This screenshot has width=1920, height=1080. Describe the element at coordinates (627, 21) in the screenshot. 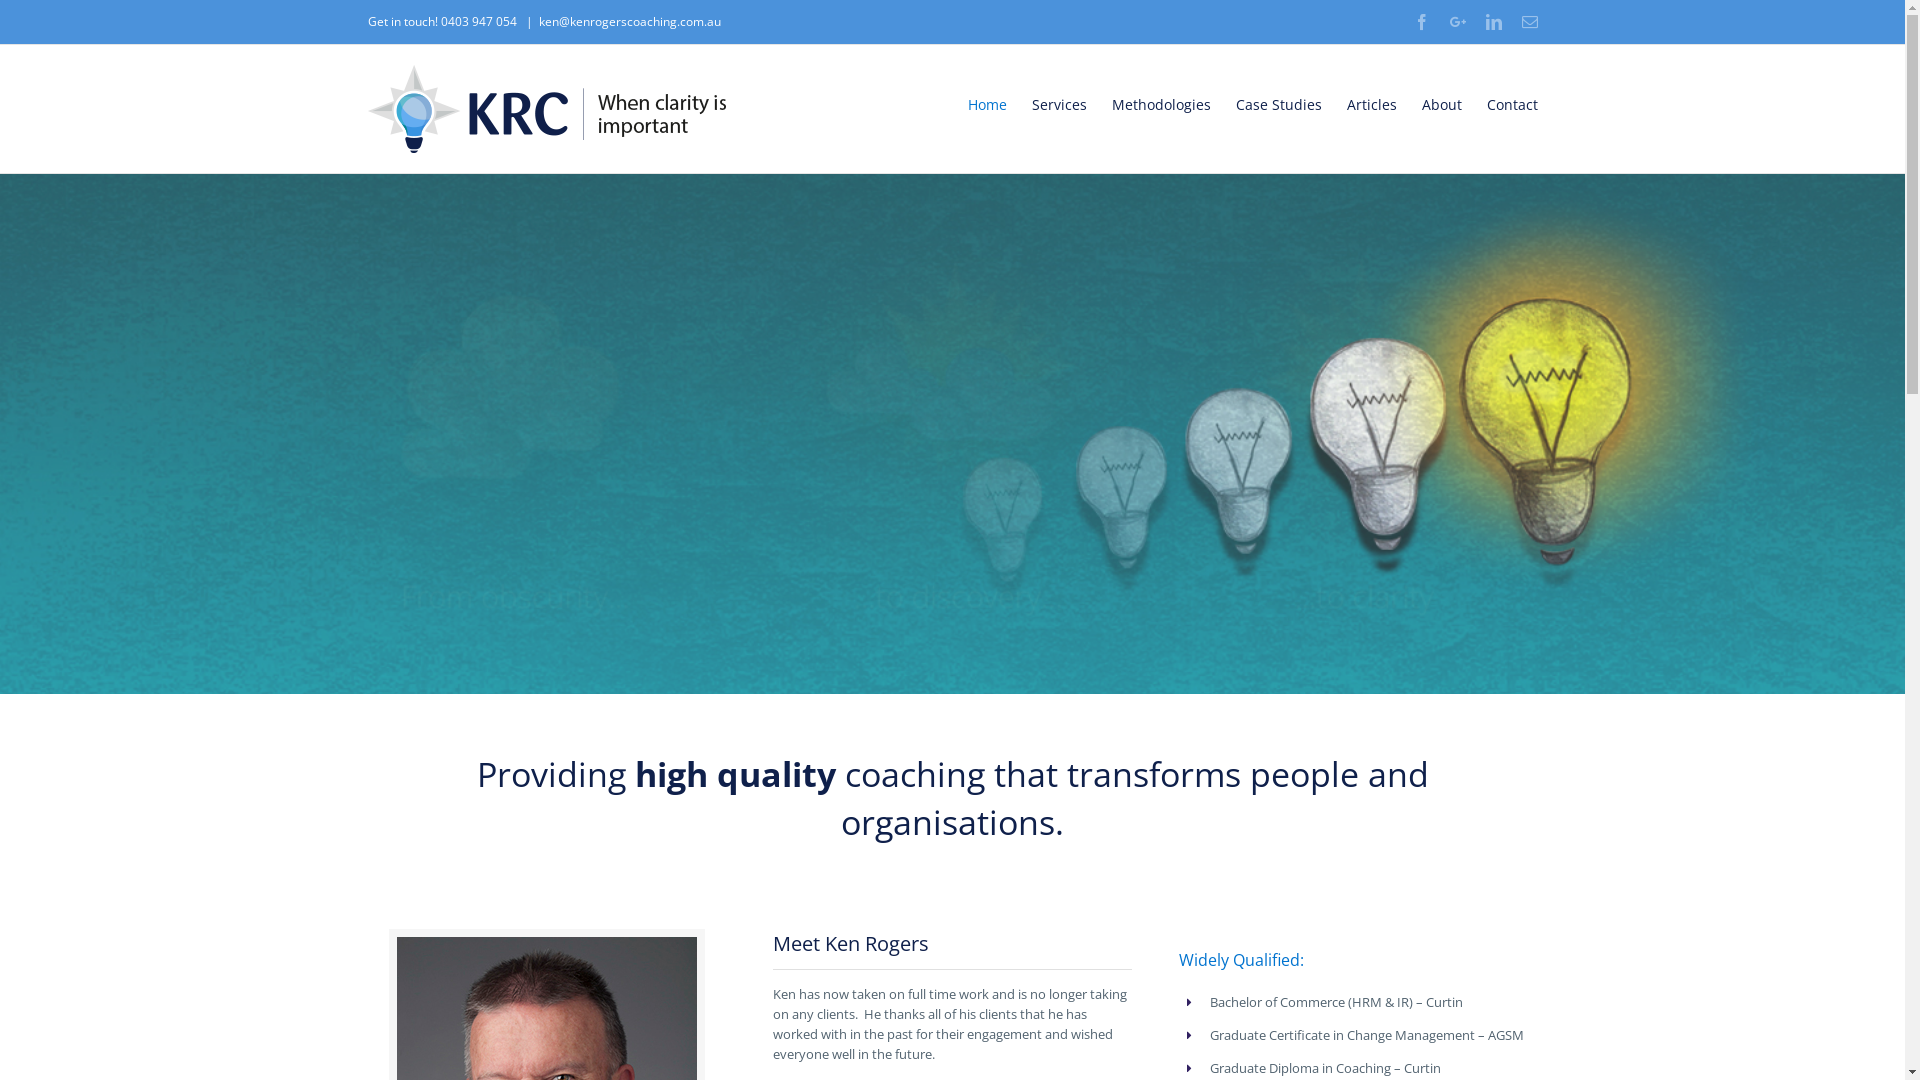

I see `'ken@kenrogerscoaching.com.au'` at that location.